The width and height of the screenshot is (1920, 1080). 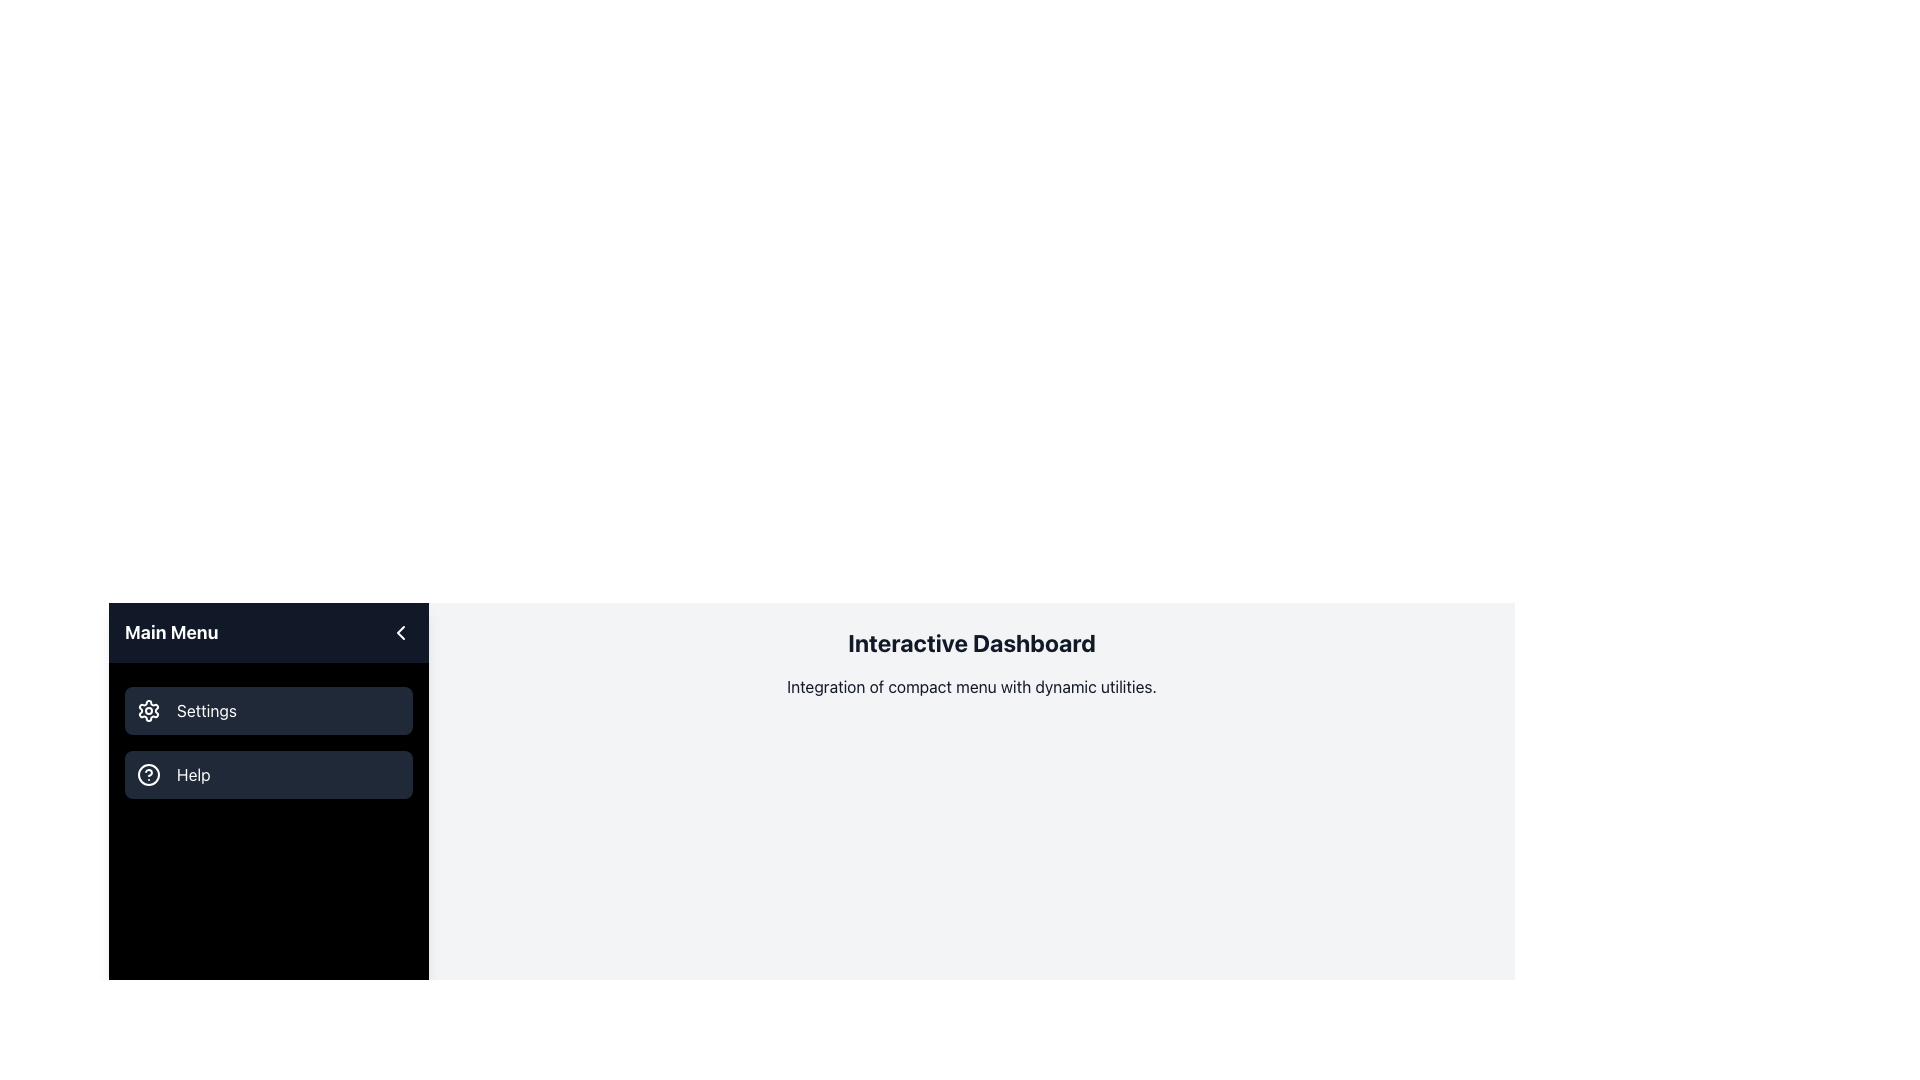 I want to click on the inner circle of the 'Help' icon in the sidebar, which is visually represented as an SVG Circle Graphic, positioned below the 'Settings' option, so click(x=147, y=774).